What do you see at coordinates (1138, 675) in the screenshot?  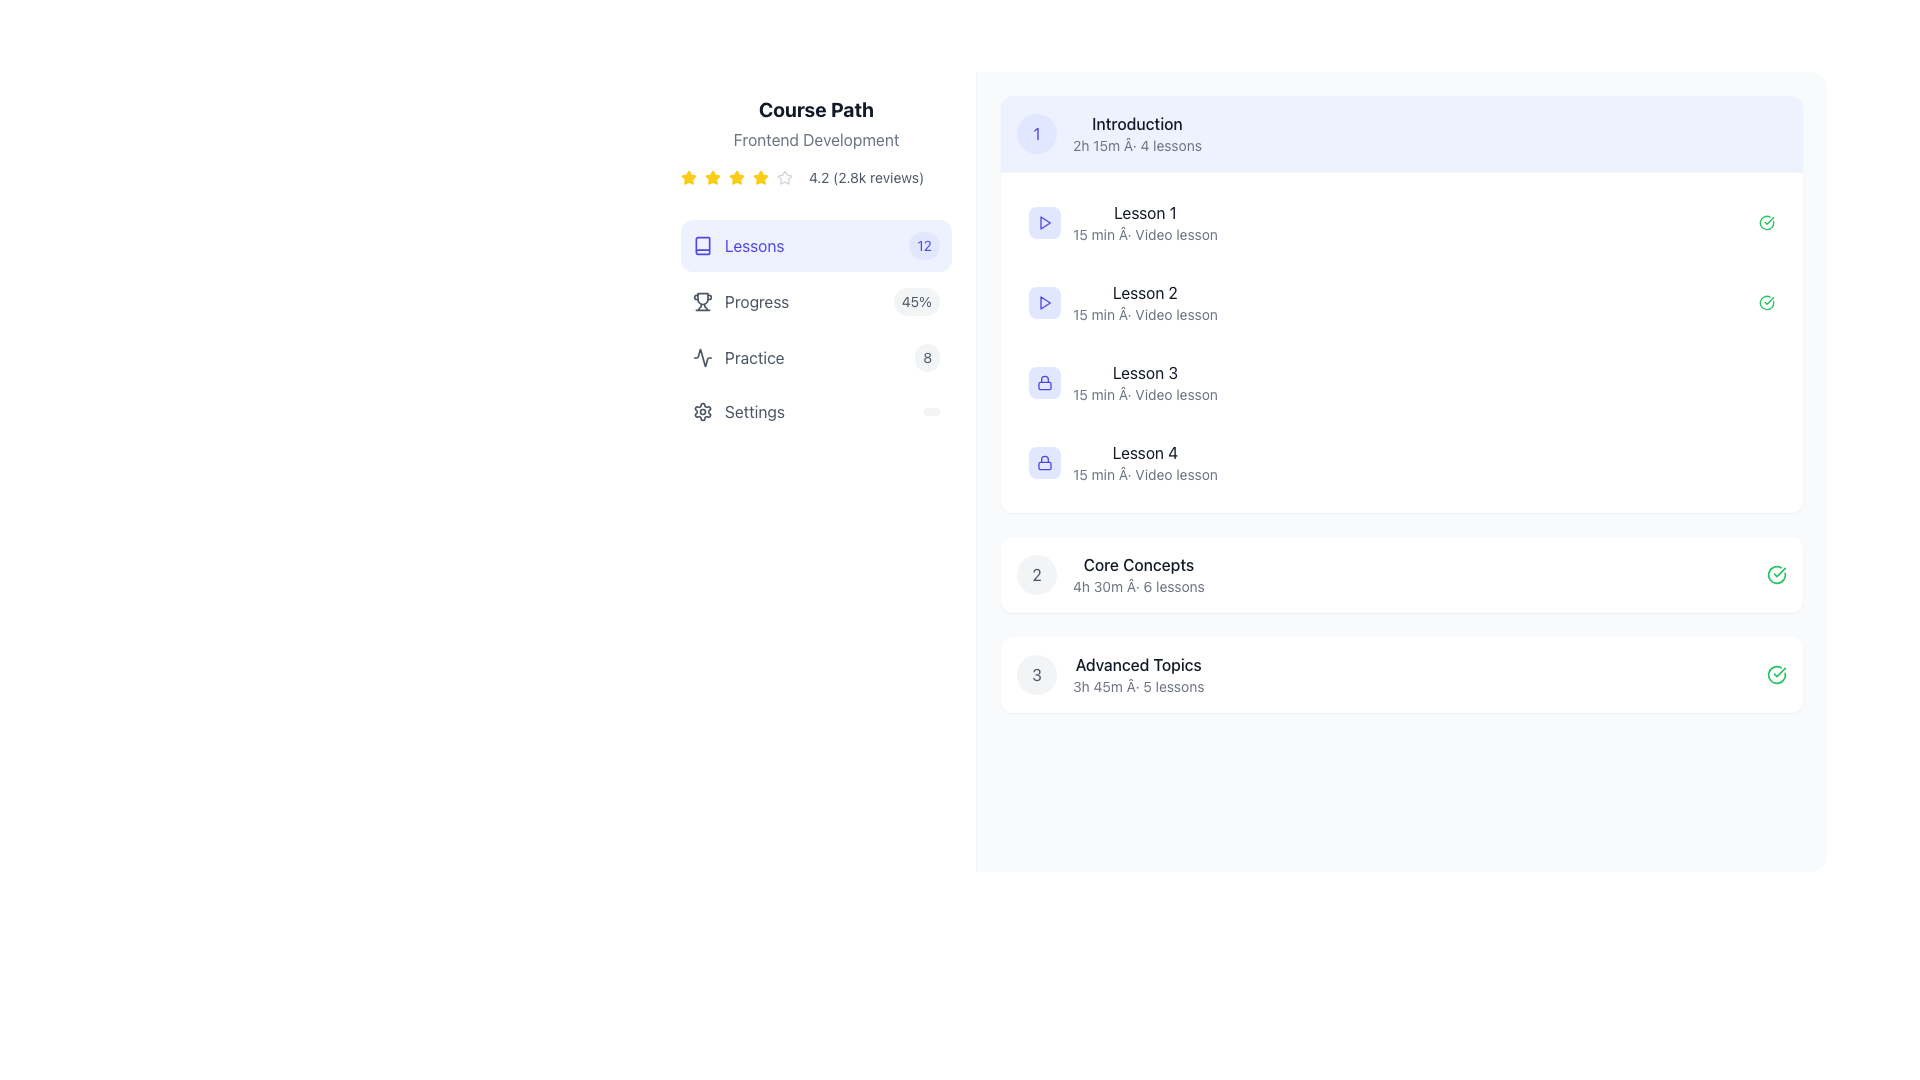 I see `information displayed in the textual informational display that contains 'Advanced Topics' and '3h 45m · 5 lessons.'` at bounding box center [1138, 675].